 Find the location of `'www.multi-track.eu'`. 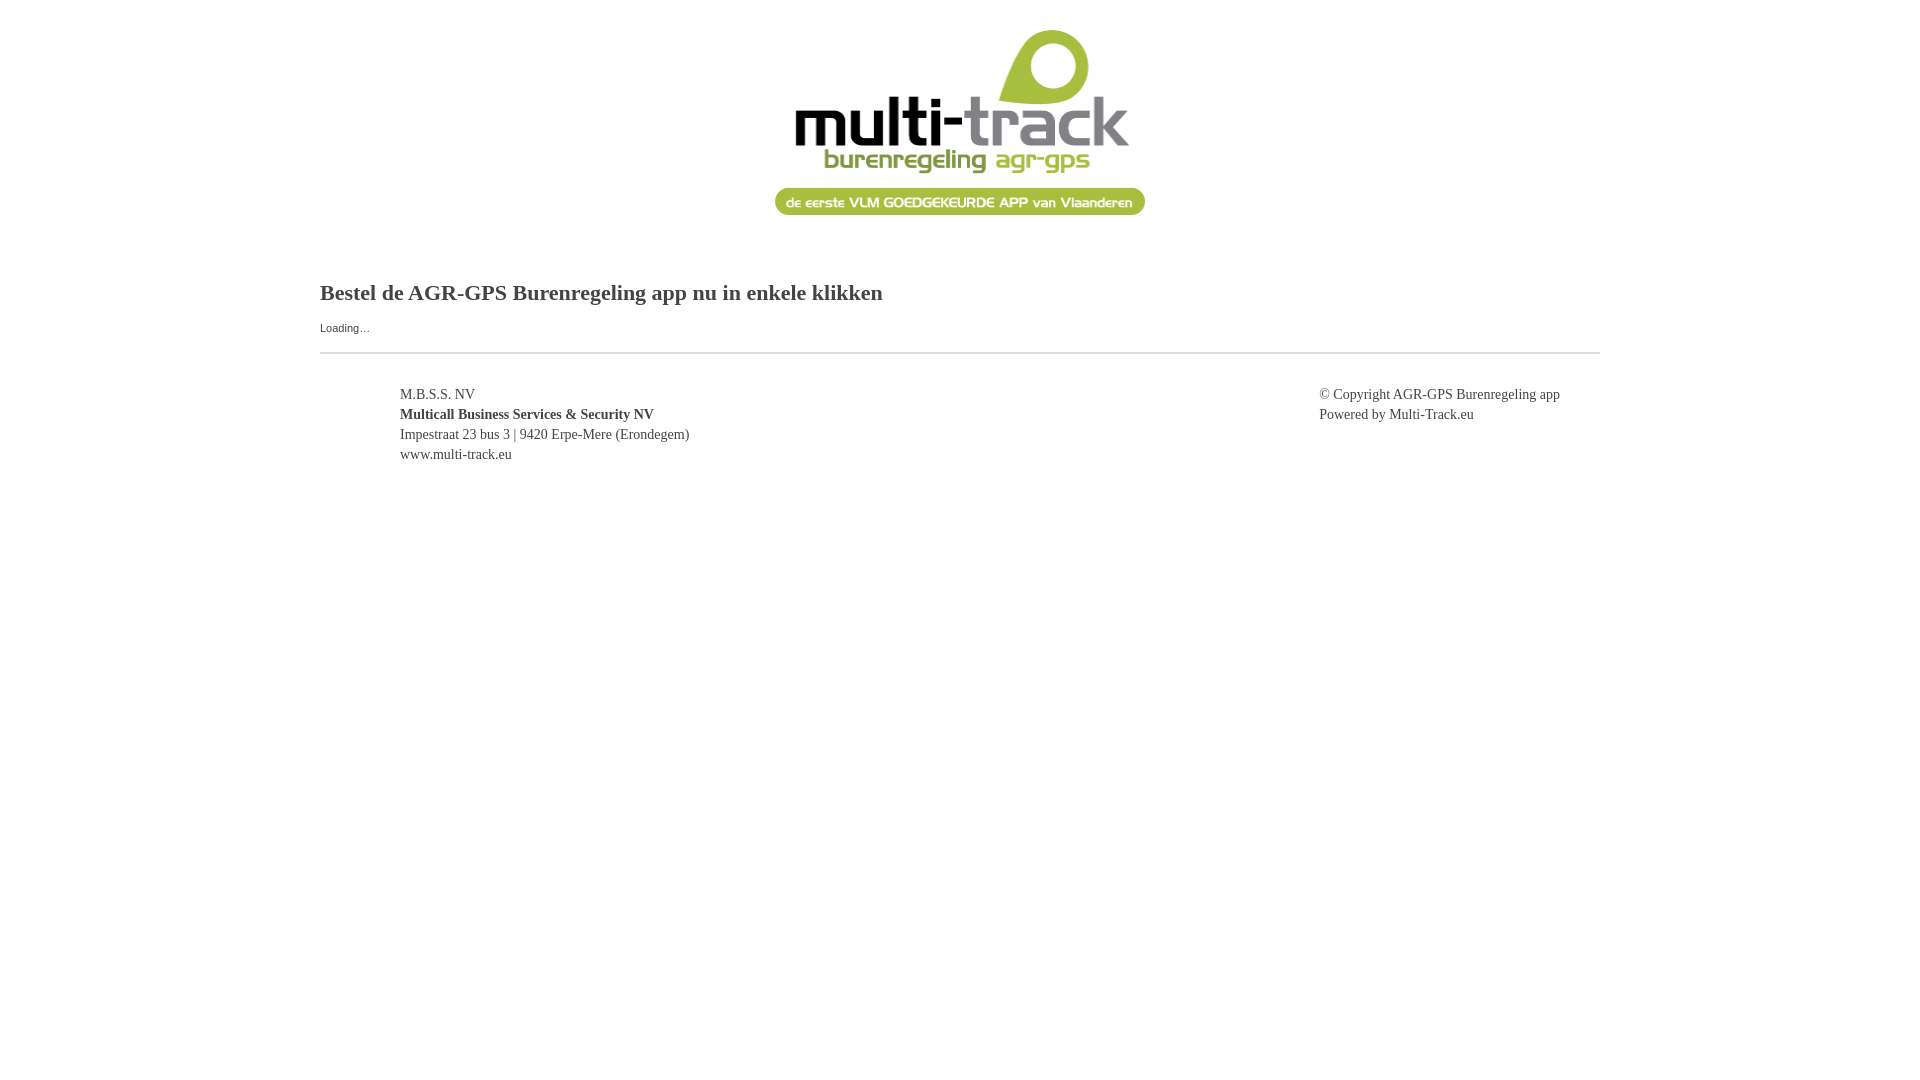

'www.multi-track.eu' is located at coordinates (455, 454).